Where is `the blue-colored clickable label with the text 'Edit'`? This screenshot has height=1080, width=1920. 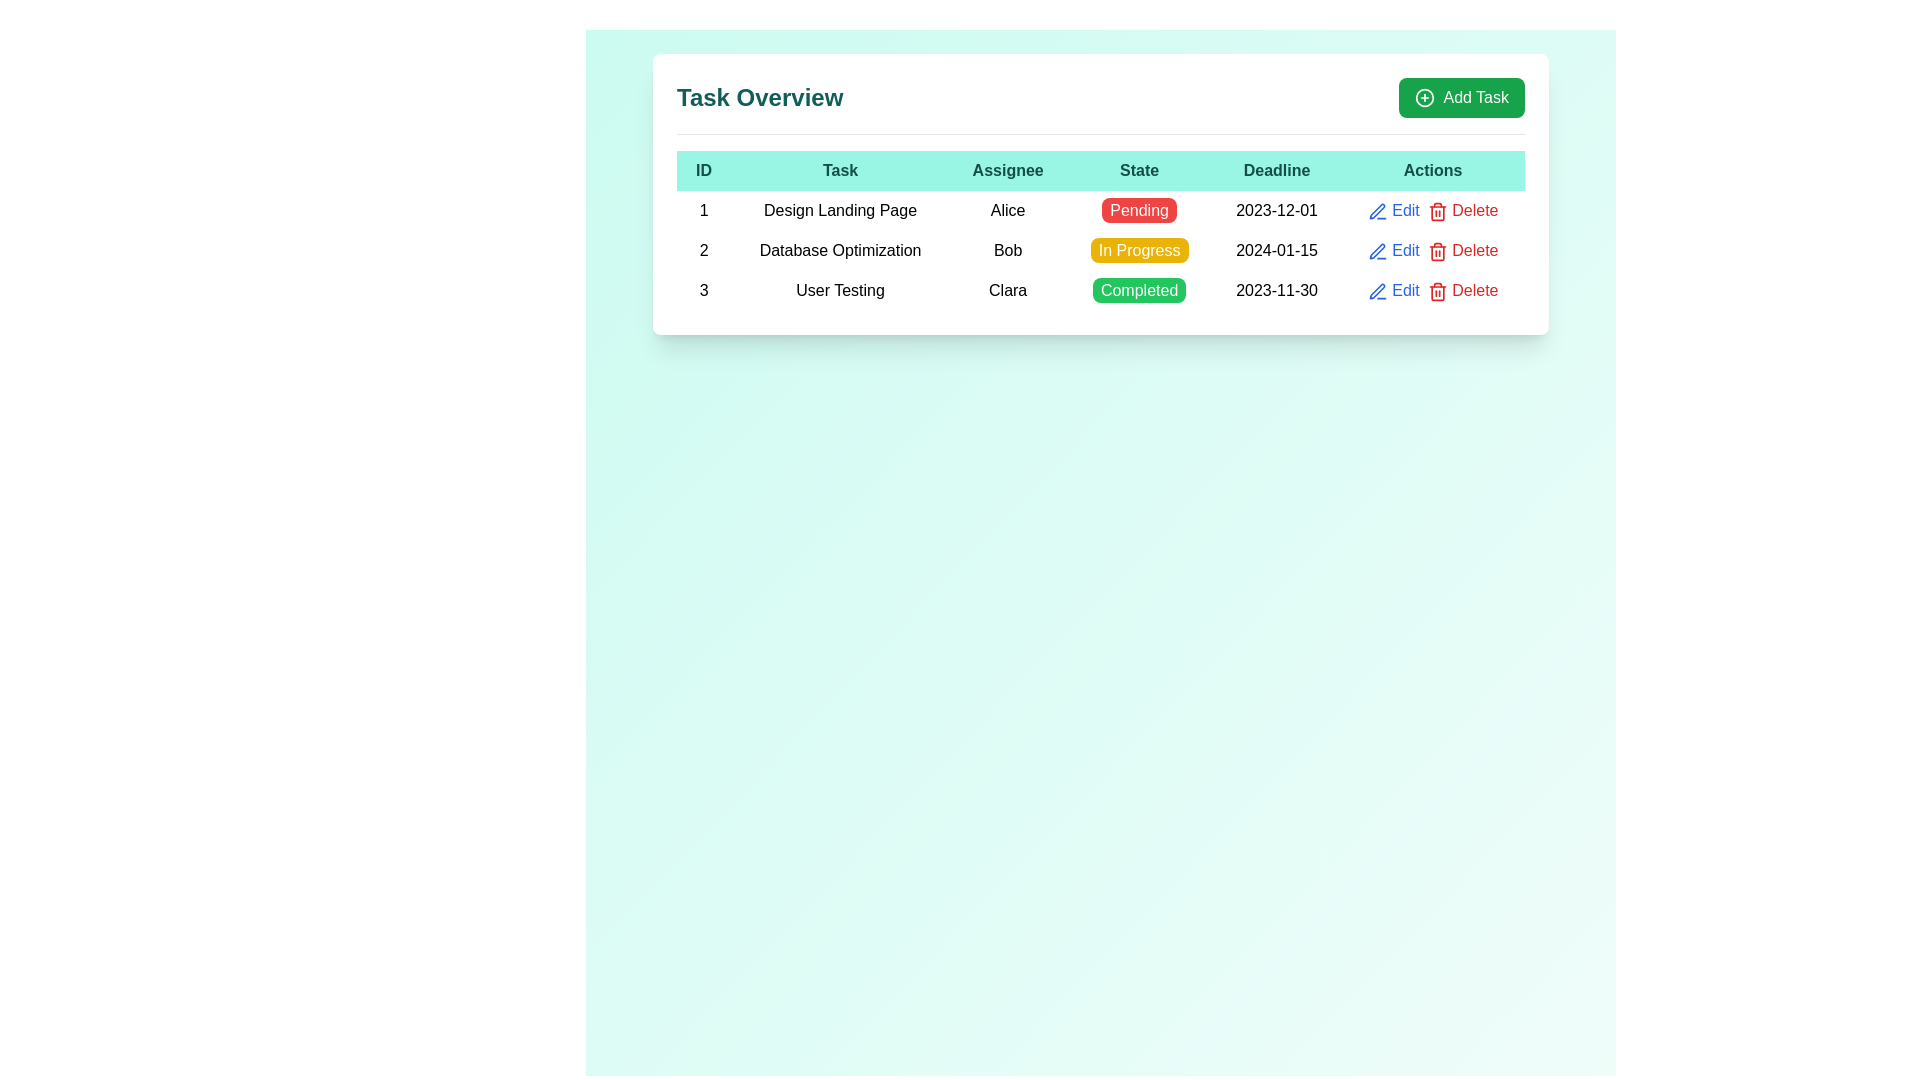 the blue-colored clickable label with the text 'Edit' is located at coordinates (1392, 290).